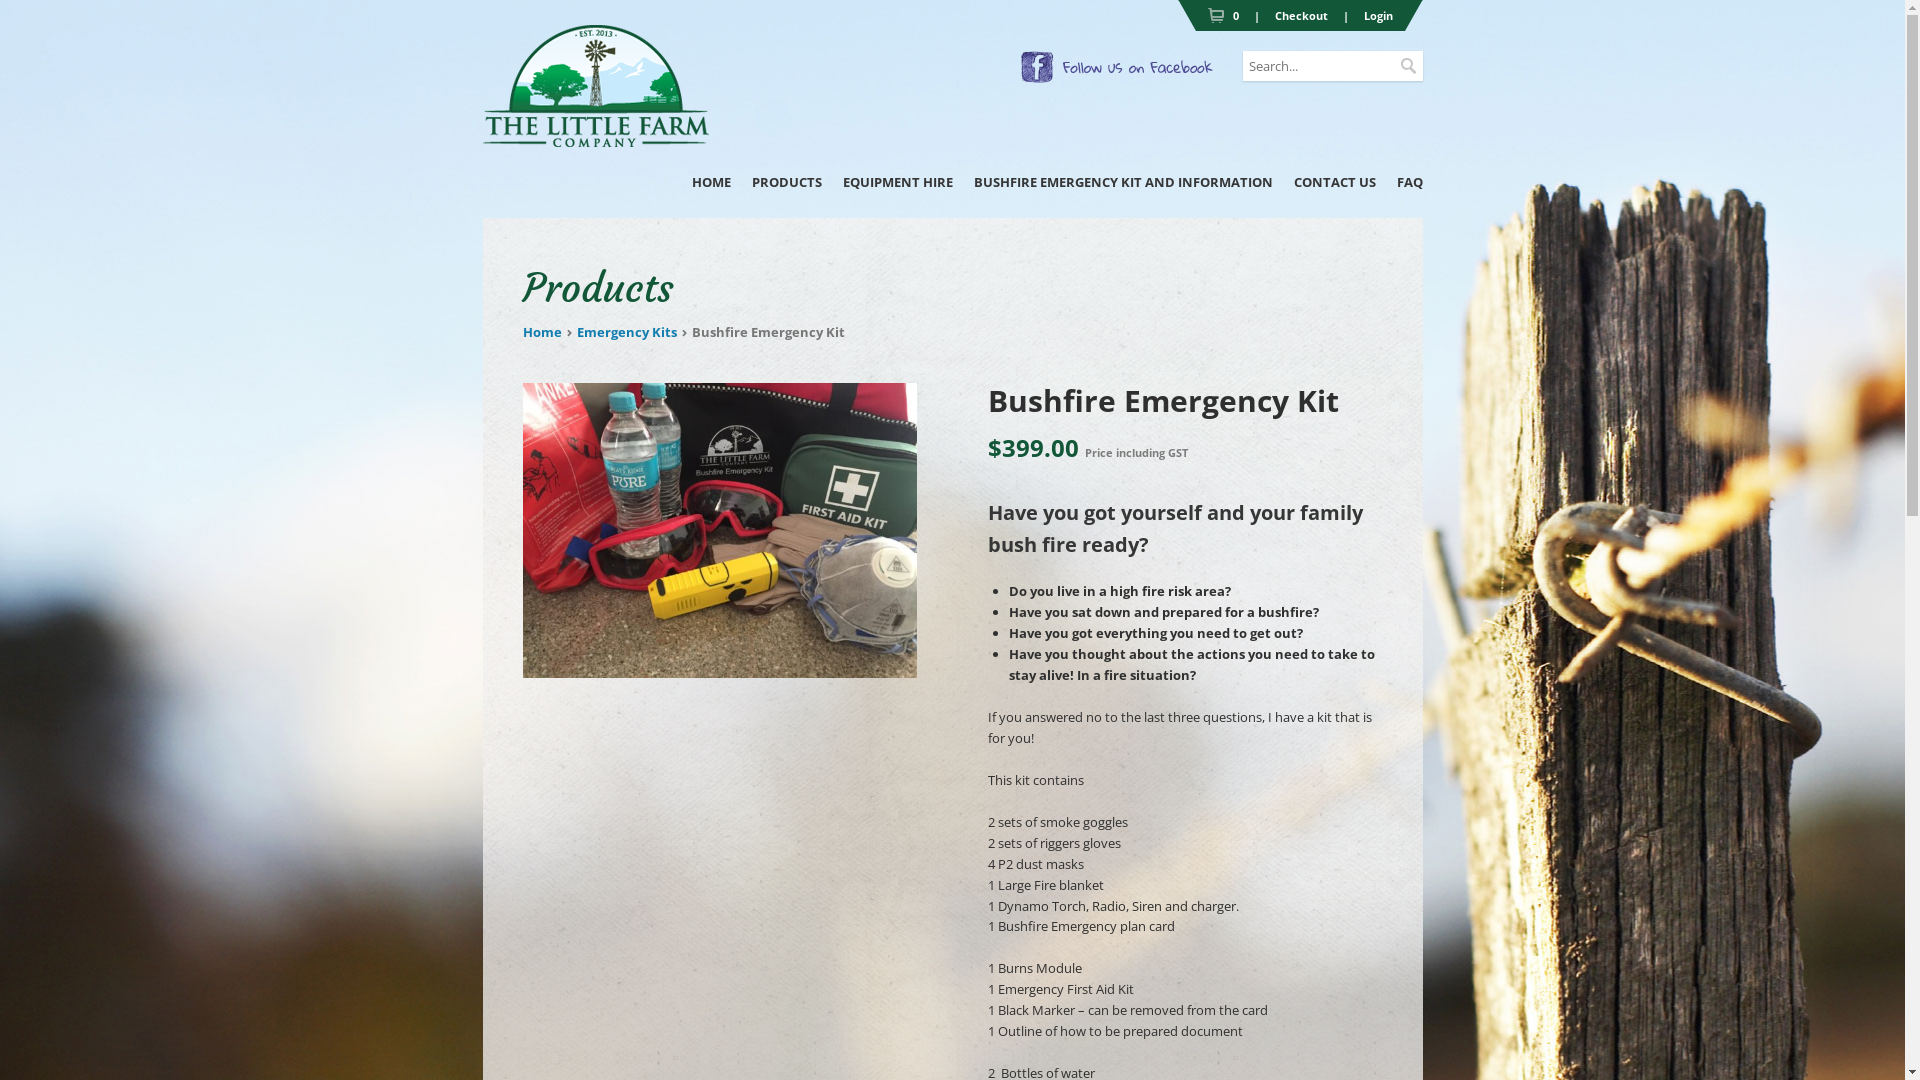 This screenshot has width=1920, height=1080. Describe the element at coordinates (1300, 15) in the screenshot. I see `'Checkout'` at that location.